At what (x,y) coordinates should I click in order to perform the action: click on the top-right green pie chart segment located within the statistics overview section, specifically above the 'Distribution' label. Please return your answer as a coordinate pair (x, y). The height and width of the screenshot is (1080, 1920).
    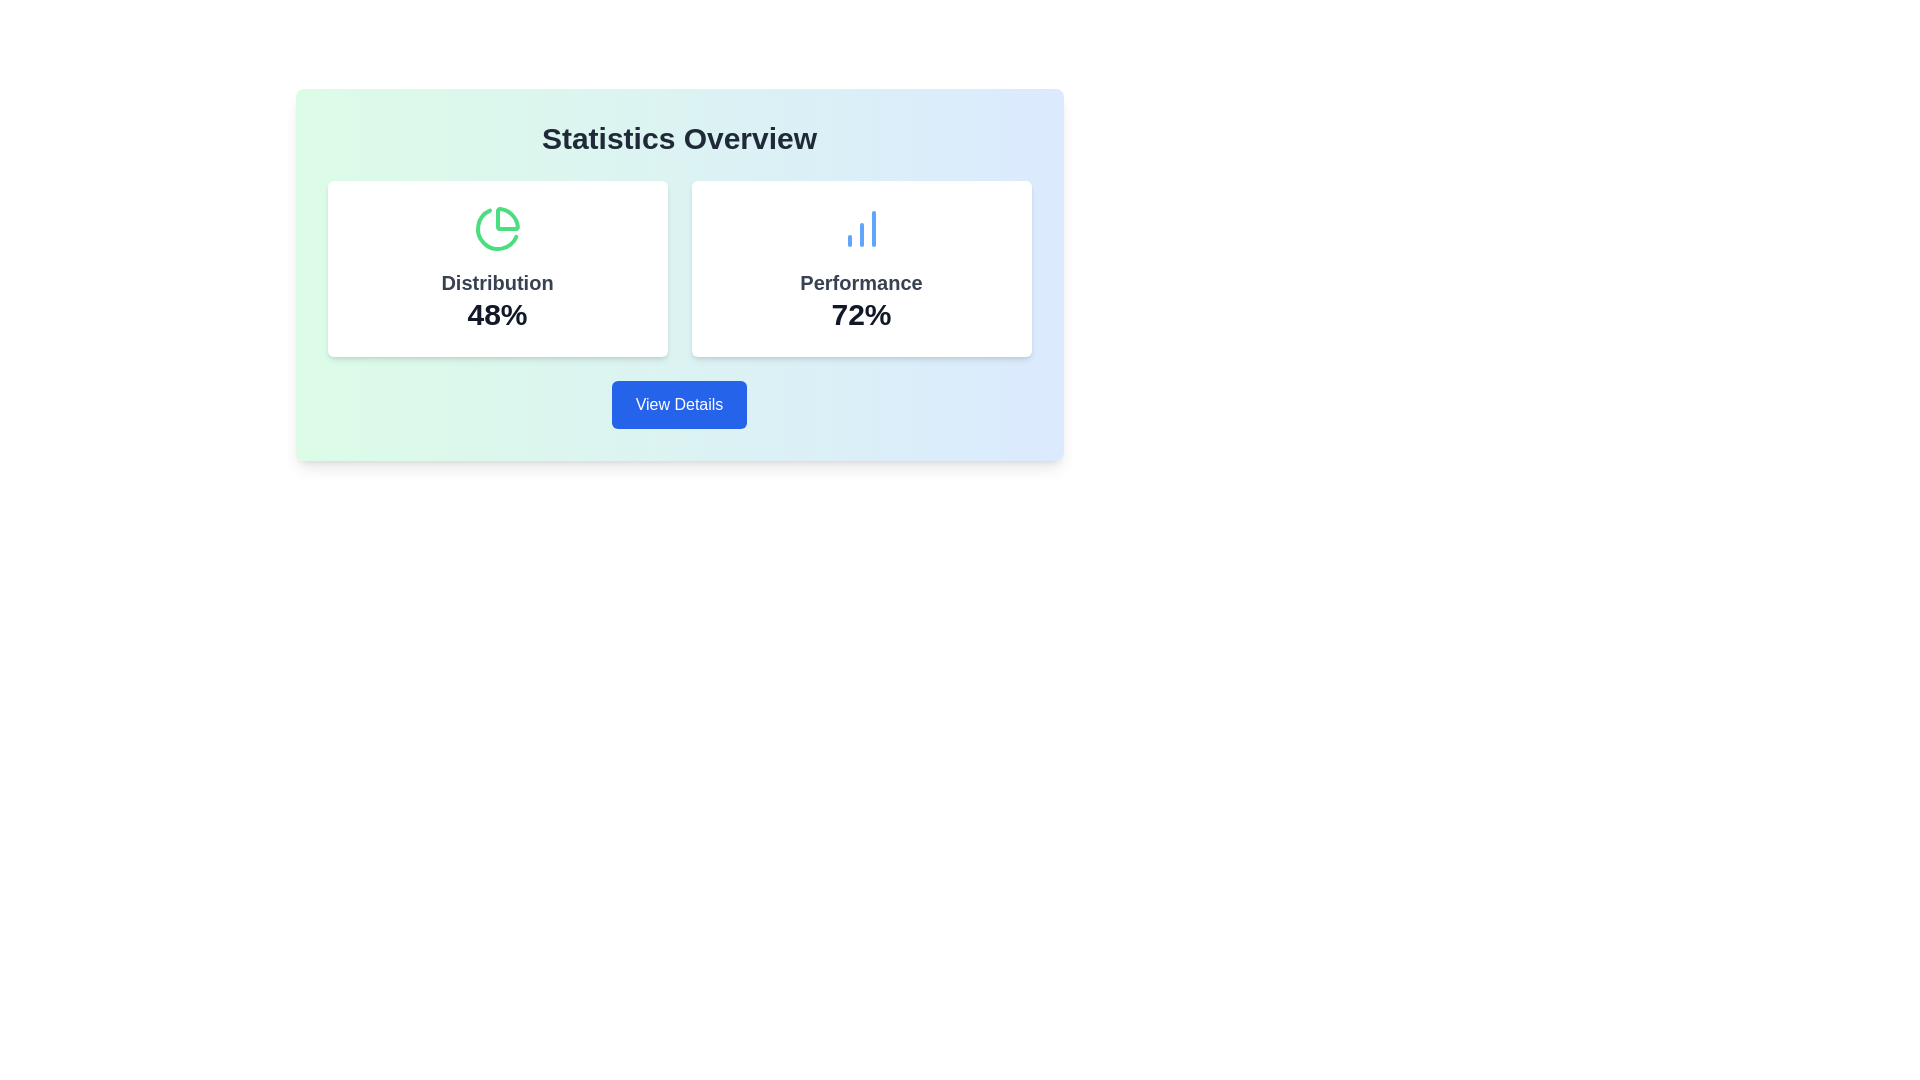
    Looking at the image, I should click on (507, 219).